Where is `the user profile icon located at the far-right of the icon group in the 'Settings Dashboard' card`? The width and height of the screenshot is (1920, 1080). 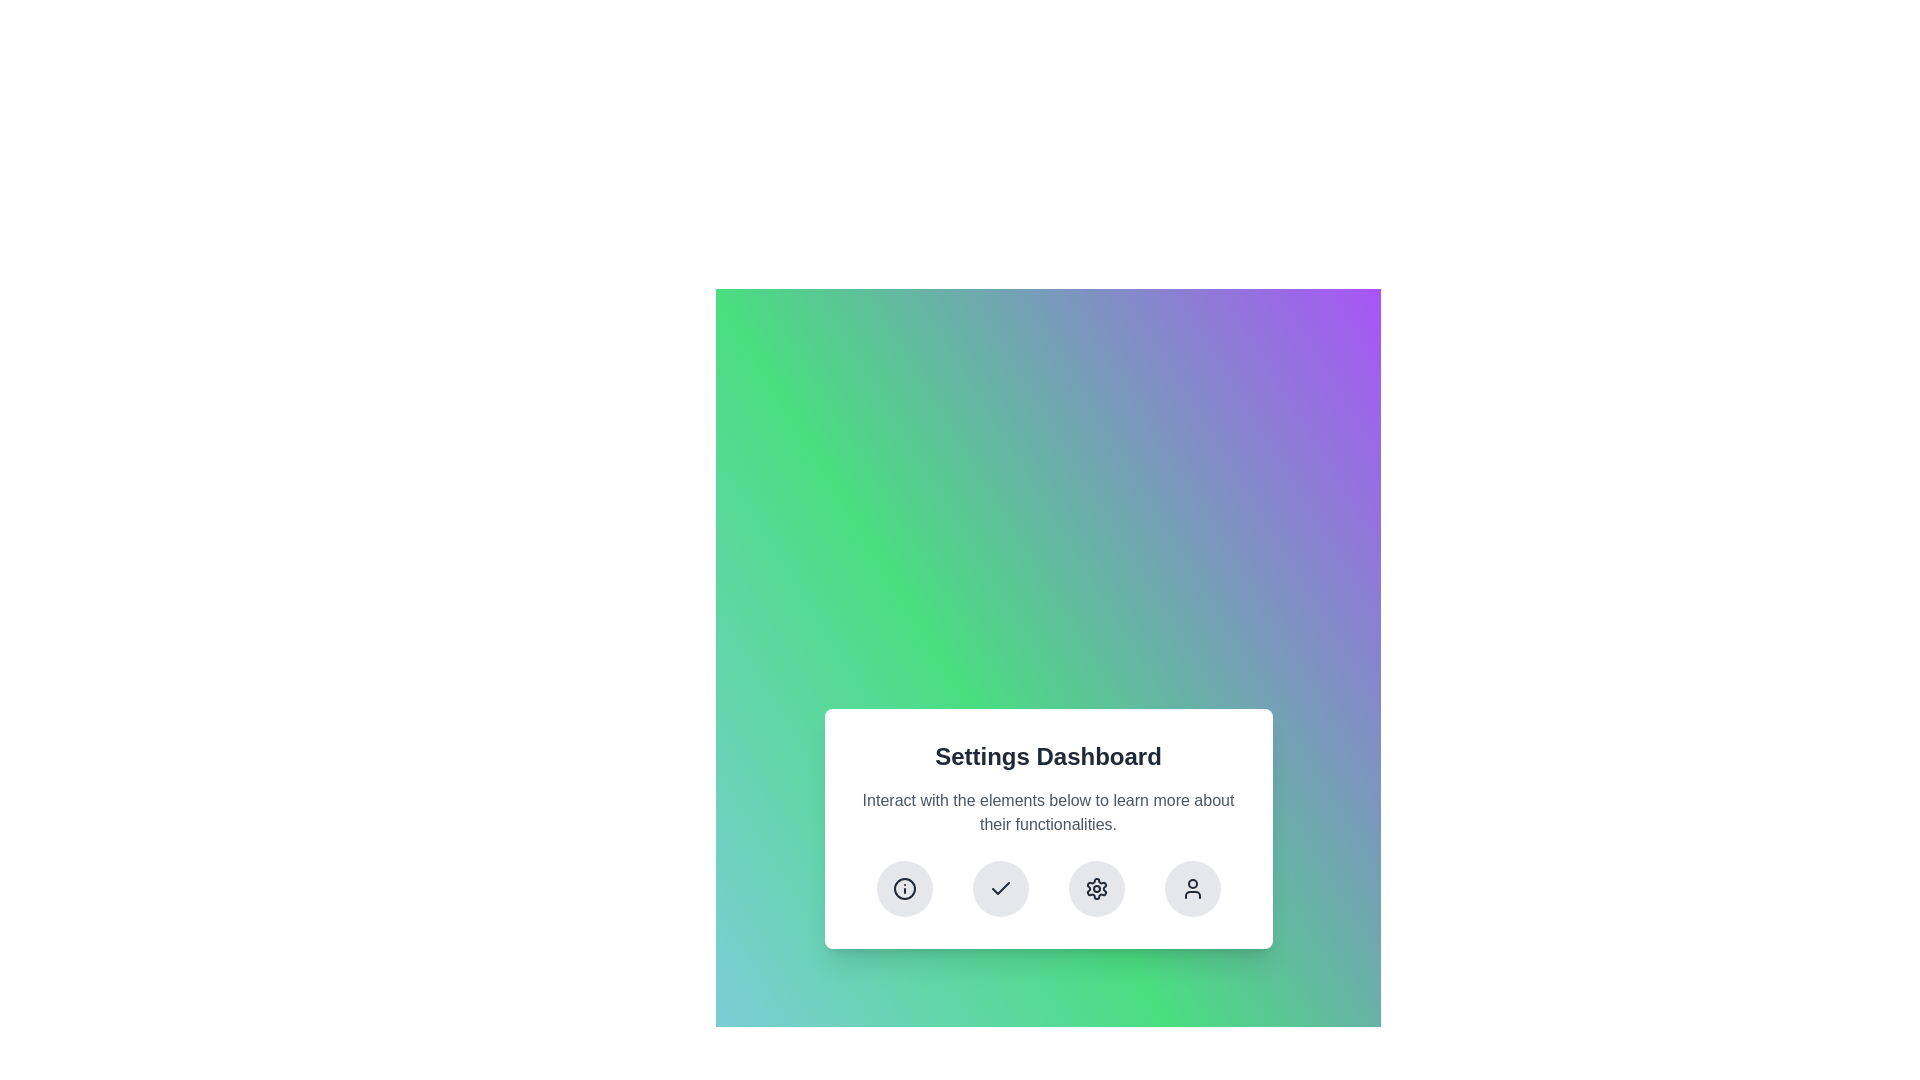 the user profile icon located at the far-right of the icon group in the 'Settings Dashboard' card is located at coordinates (1192, 887).